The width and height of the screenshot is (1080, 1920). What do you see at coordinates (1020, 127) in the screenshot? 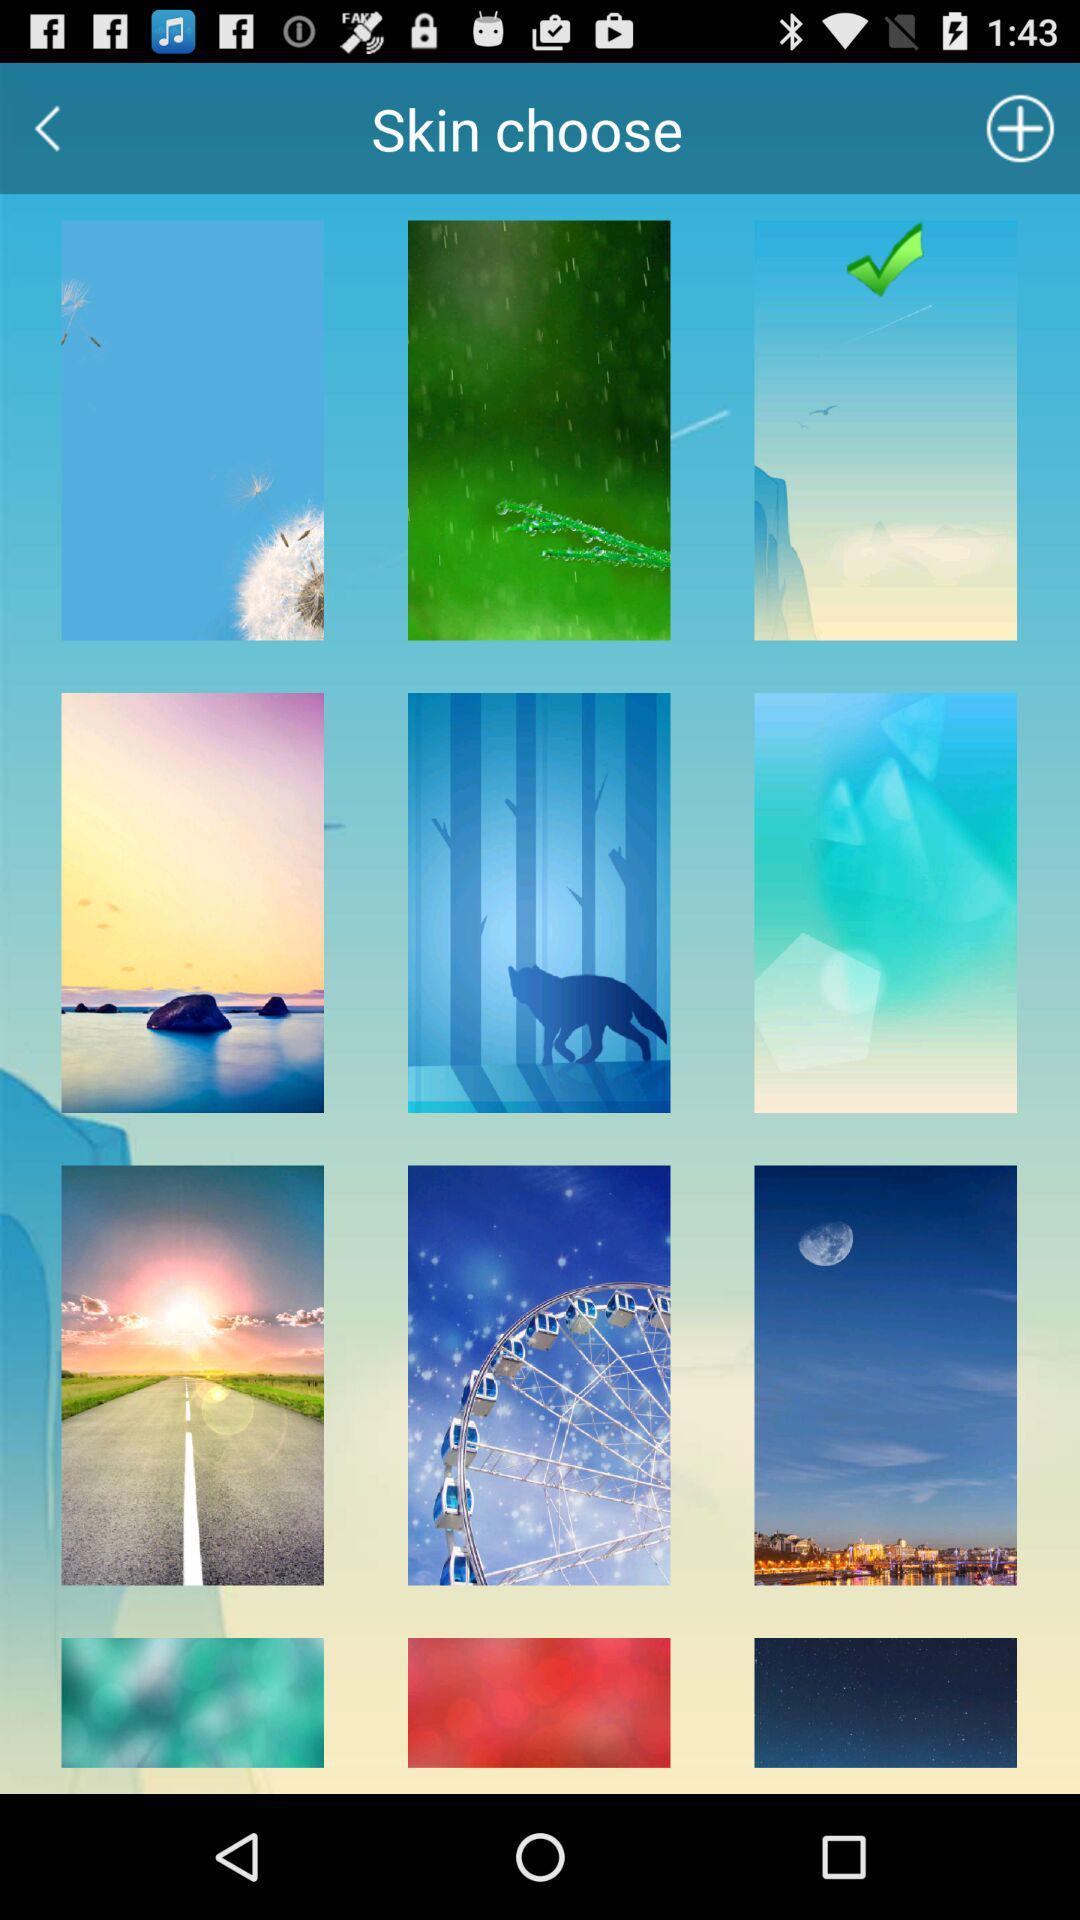
I see `icon next to skin choose` at bounding box center [1020, 127].